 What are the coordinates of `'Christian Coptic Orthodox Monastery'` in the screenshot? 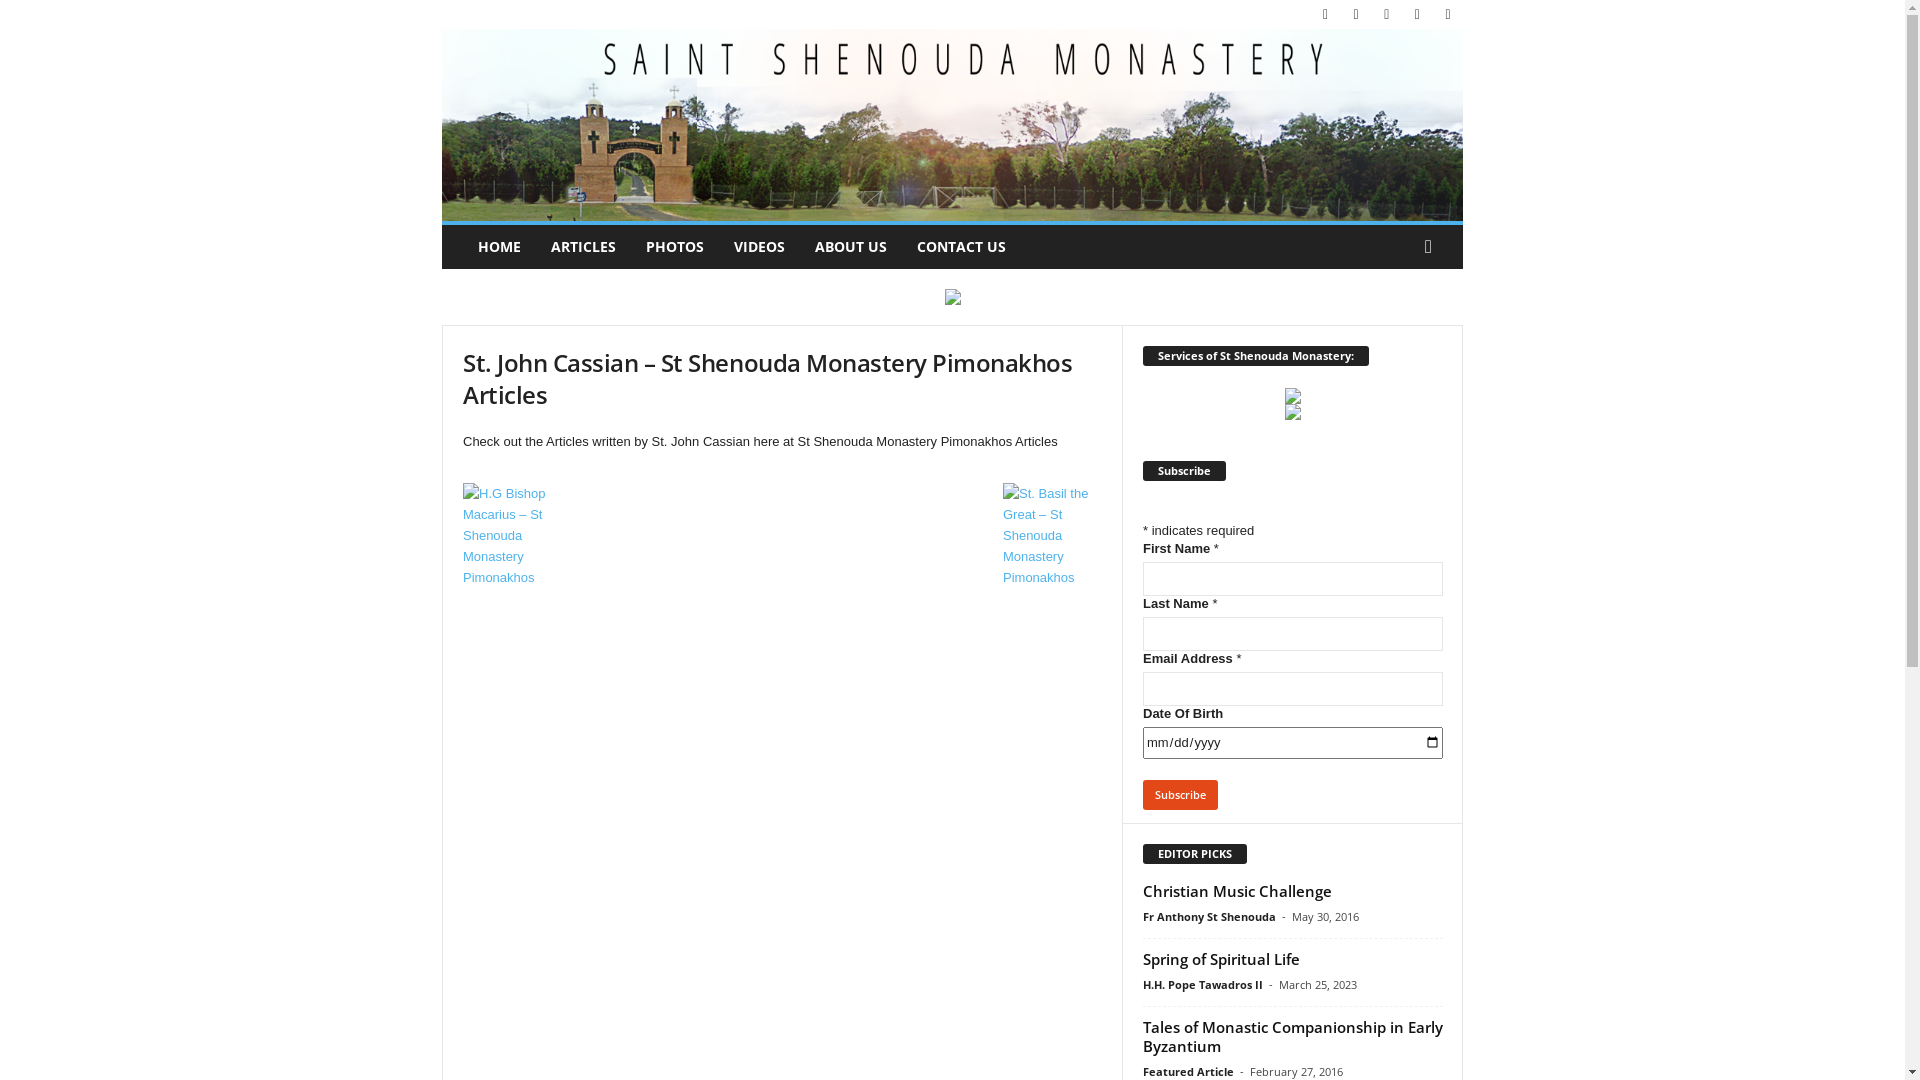 It's located at (440, 124).